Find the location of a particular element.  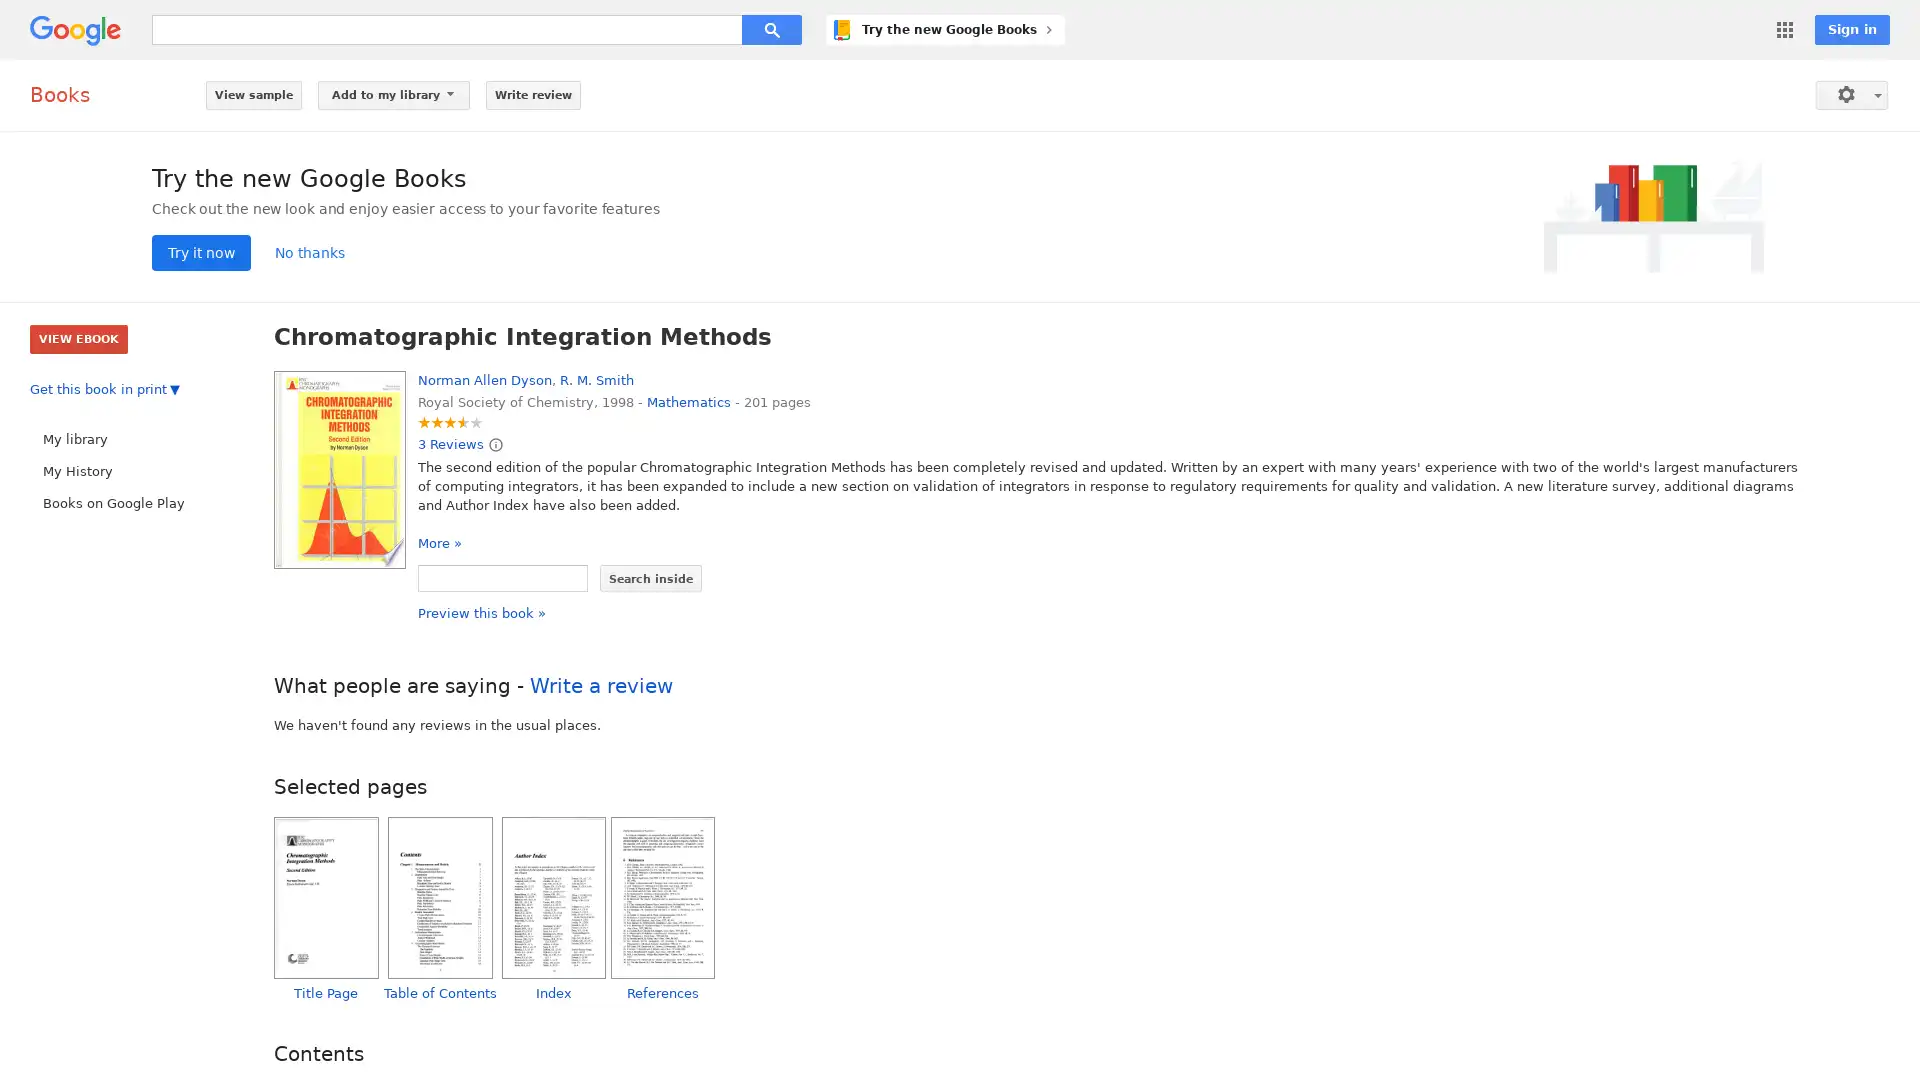

Google Search is located at coordinates (771, 30).